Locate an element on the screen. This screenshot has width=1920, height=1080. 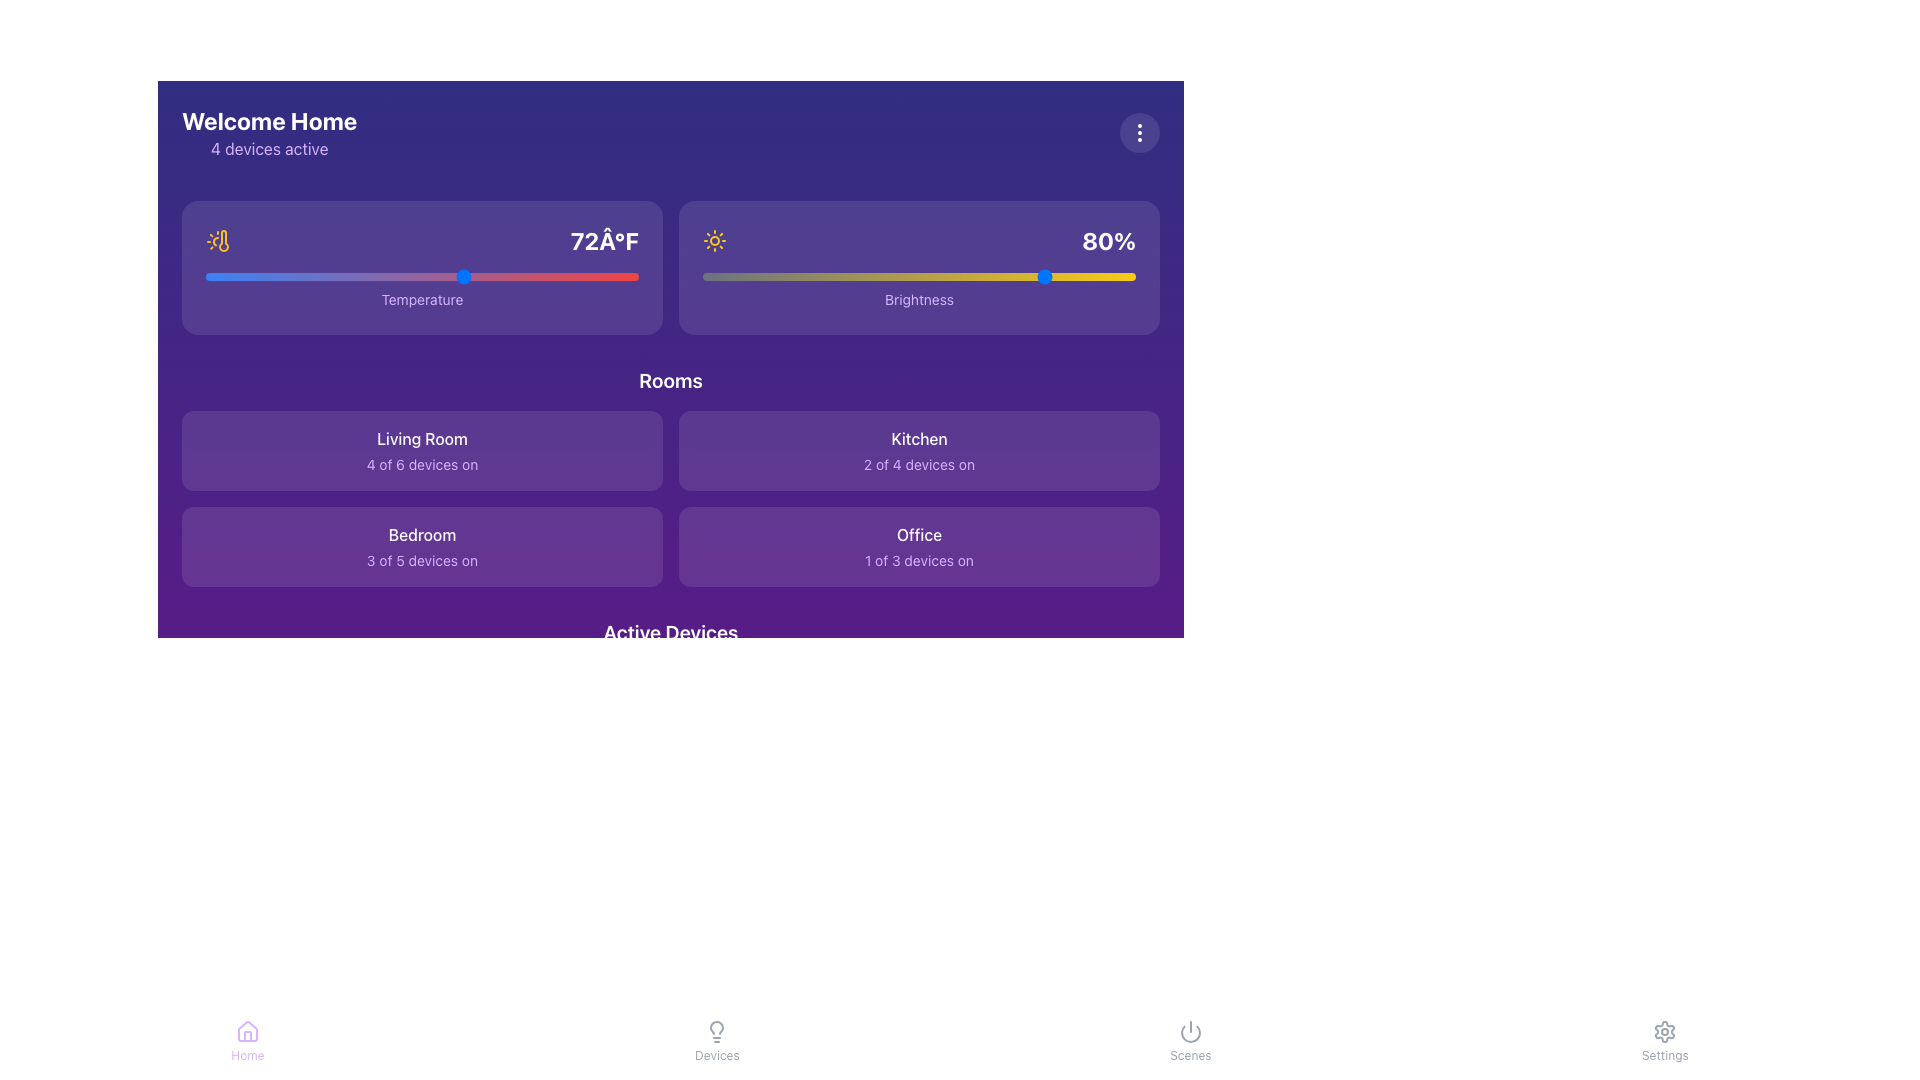
the 'Home' icon in the bottom navigation menu, which serves as an indicator for the Home section of the application is located at coordinates (246, 1032).